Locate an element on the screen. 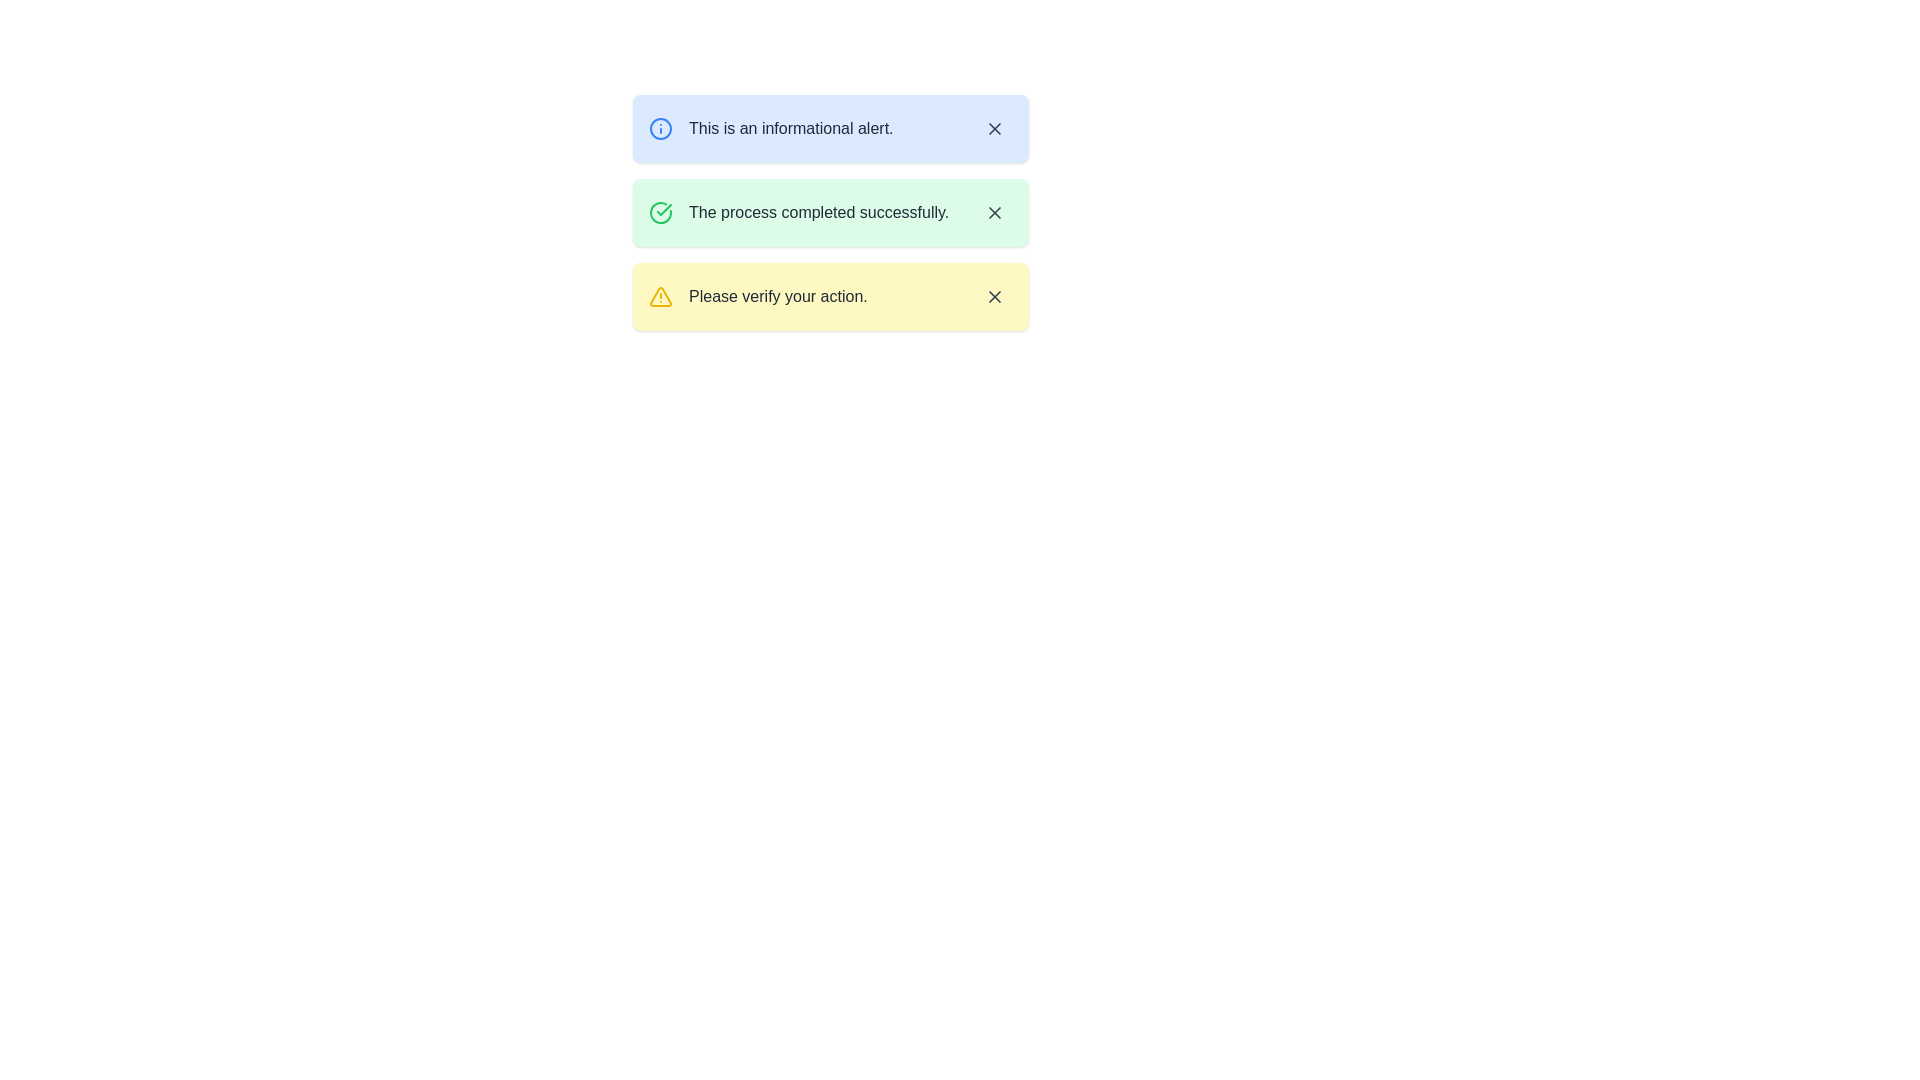 The height and width of the screenshot is (1080, 1920). the alert component that serves as a warning or caution notification, situated as the third item in a stack of alerts, for accessibility purposes is located at coordinates (830, 297).